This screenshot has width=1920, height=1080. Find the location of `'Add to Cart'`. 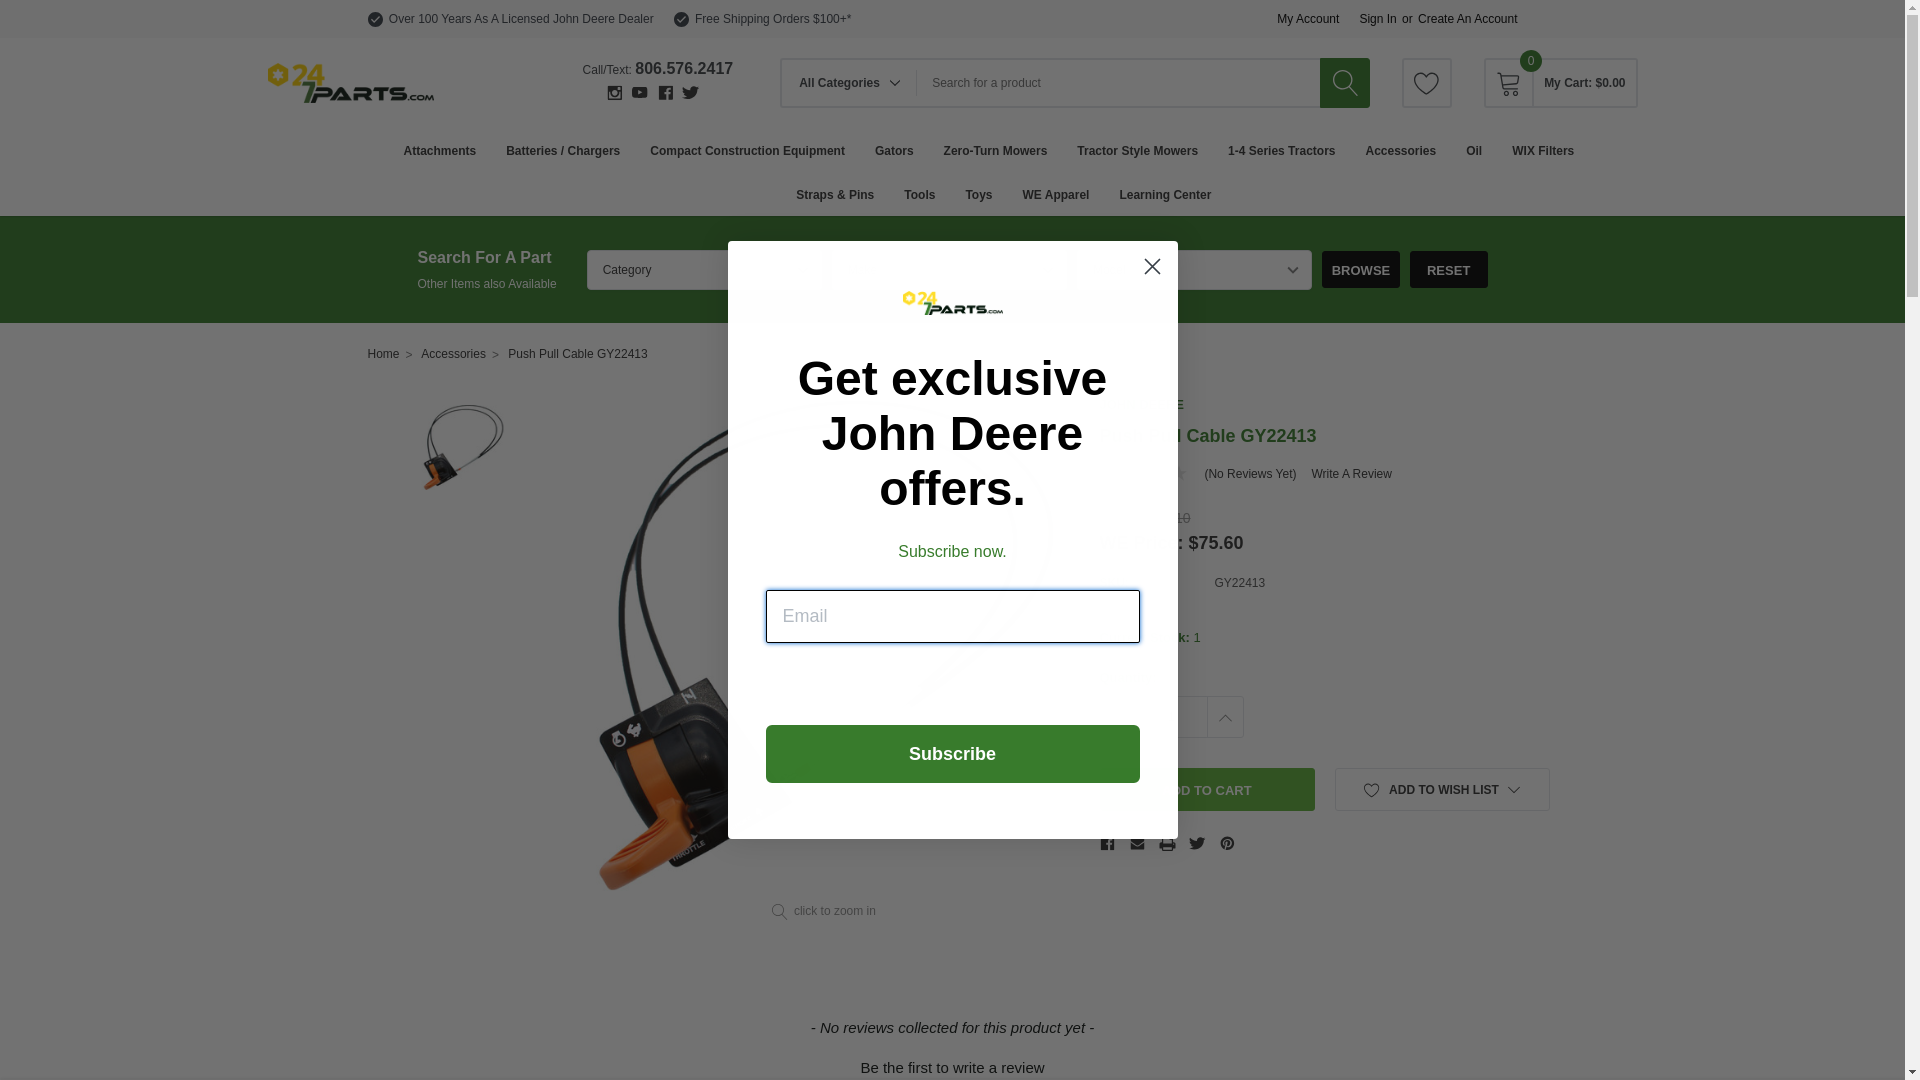

'Add to Cart' is located at coordinates (1206, 788).